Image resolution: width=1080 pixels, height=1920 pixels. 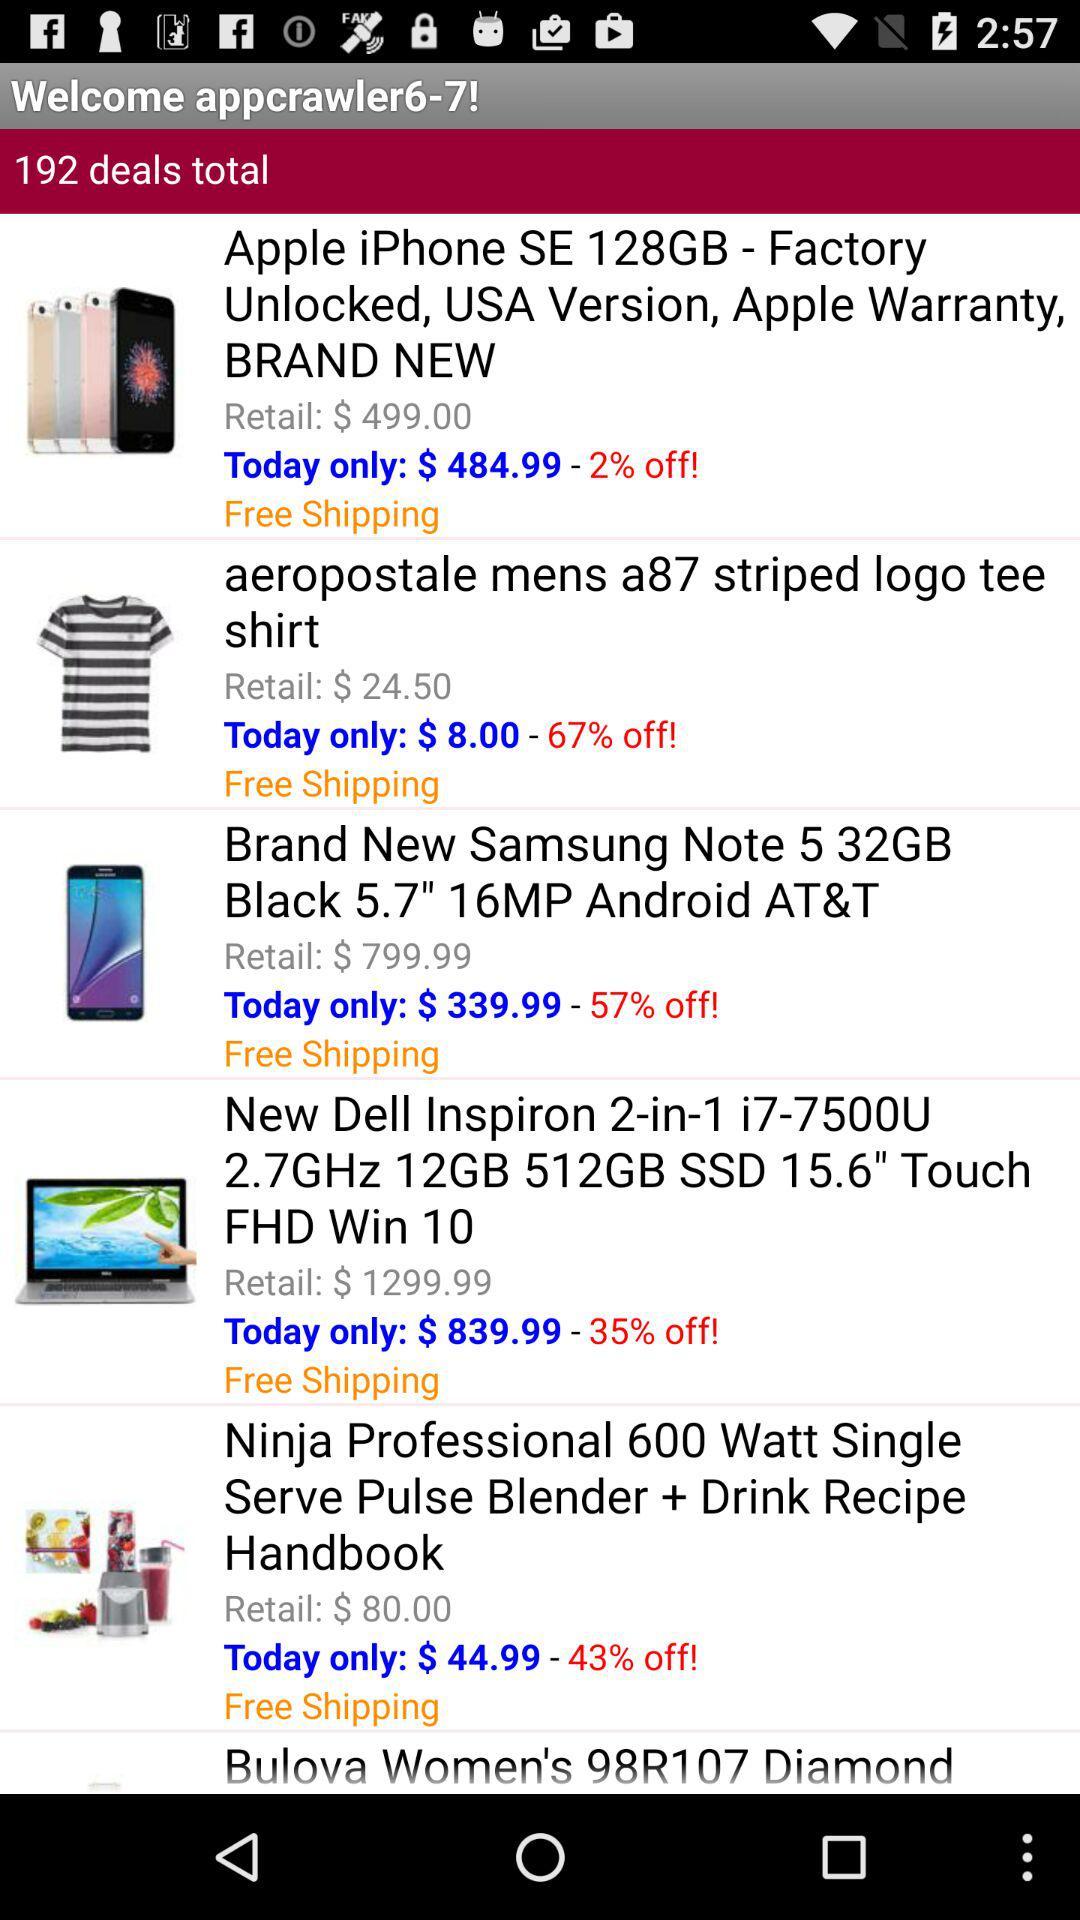 I want to click on the item above retail: $ 24.50, so click(x=651, y=599).